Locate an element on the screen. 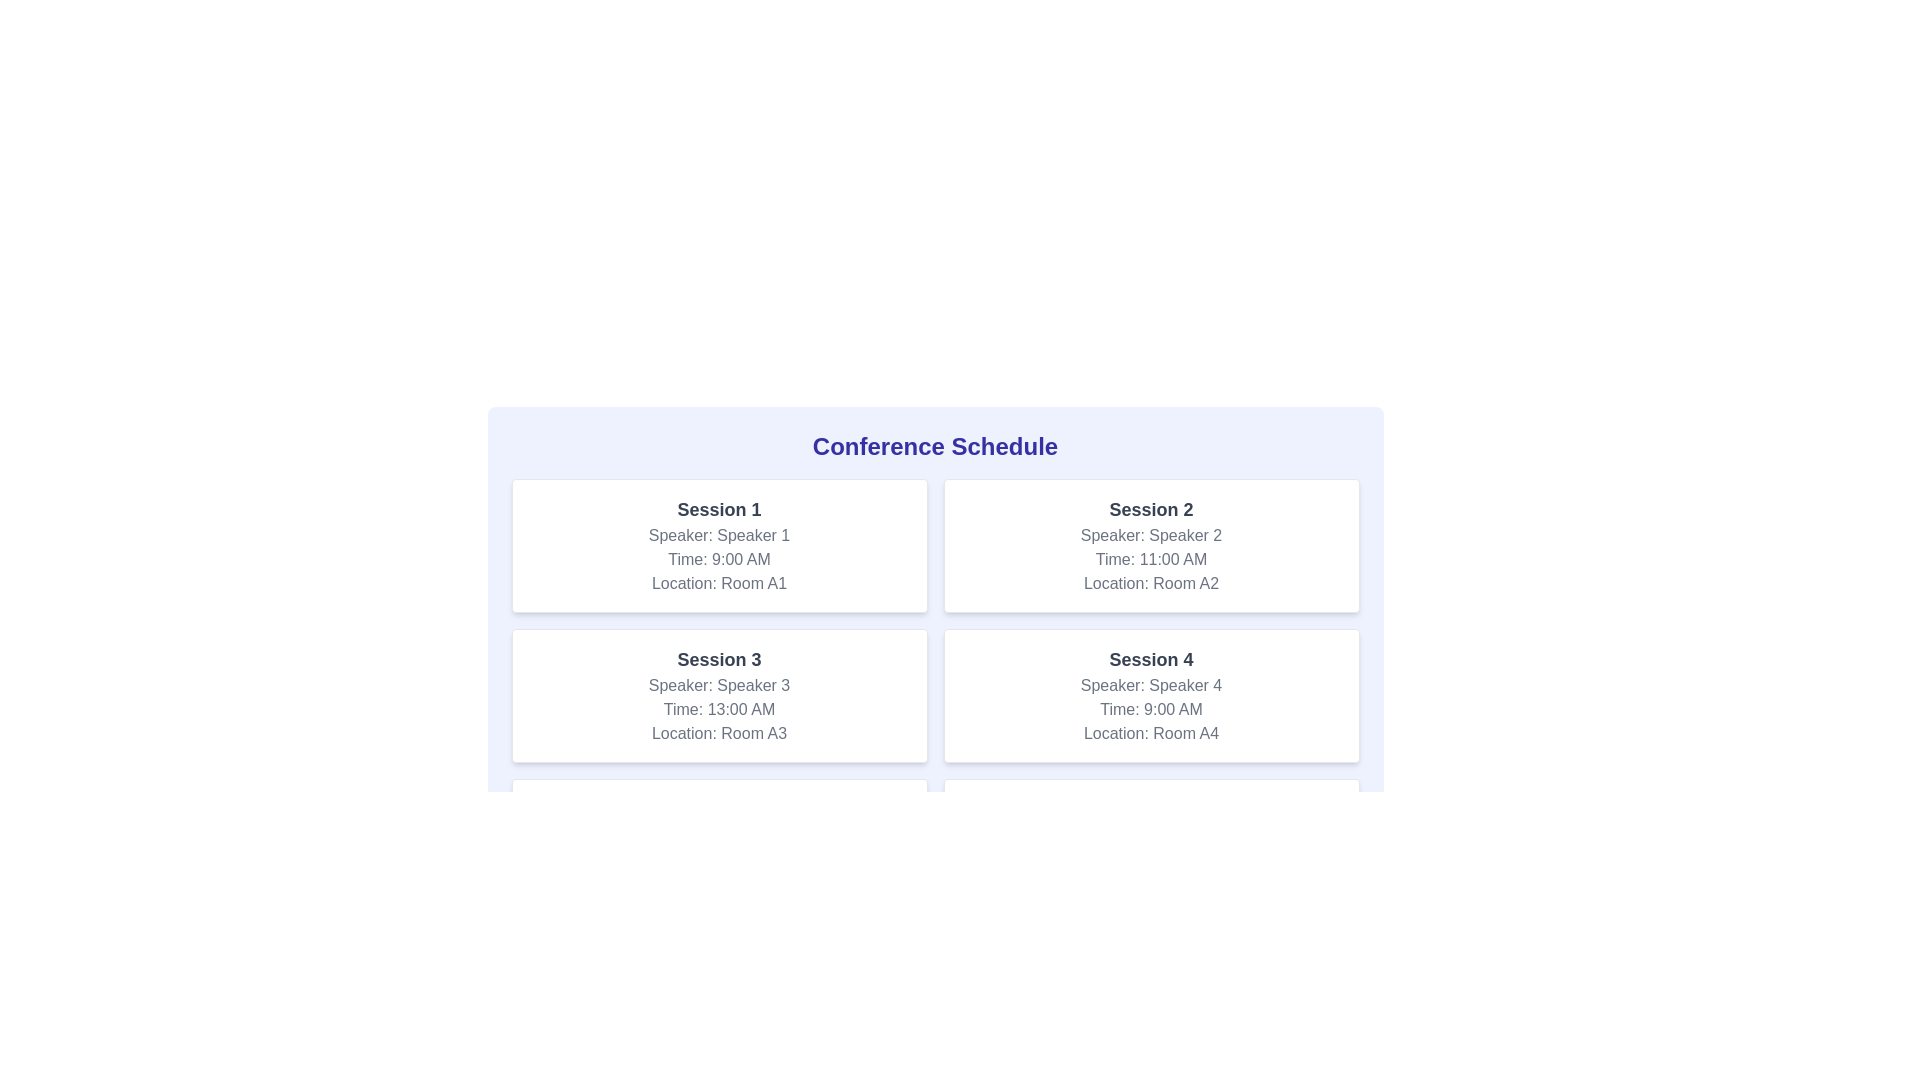 The height and width of the screenshot is (1080, 1920). the static text label that provides location information for 'Session 2' in Room A2, which is positioned below 'Time: 11:00 AM' is located at coordinates (1151, 583).